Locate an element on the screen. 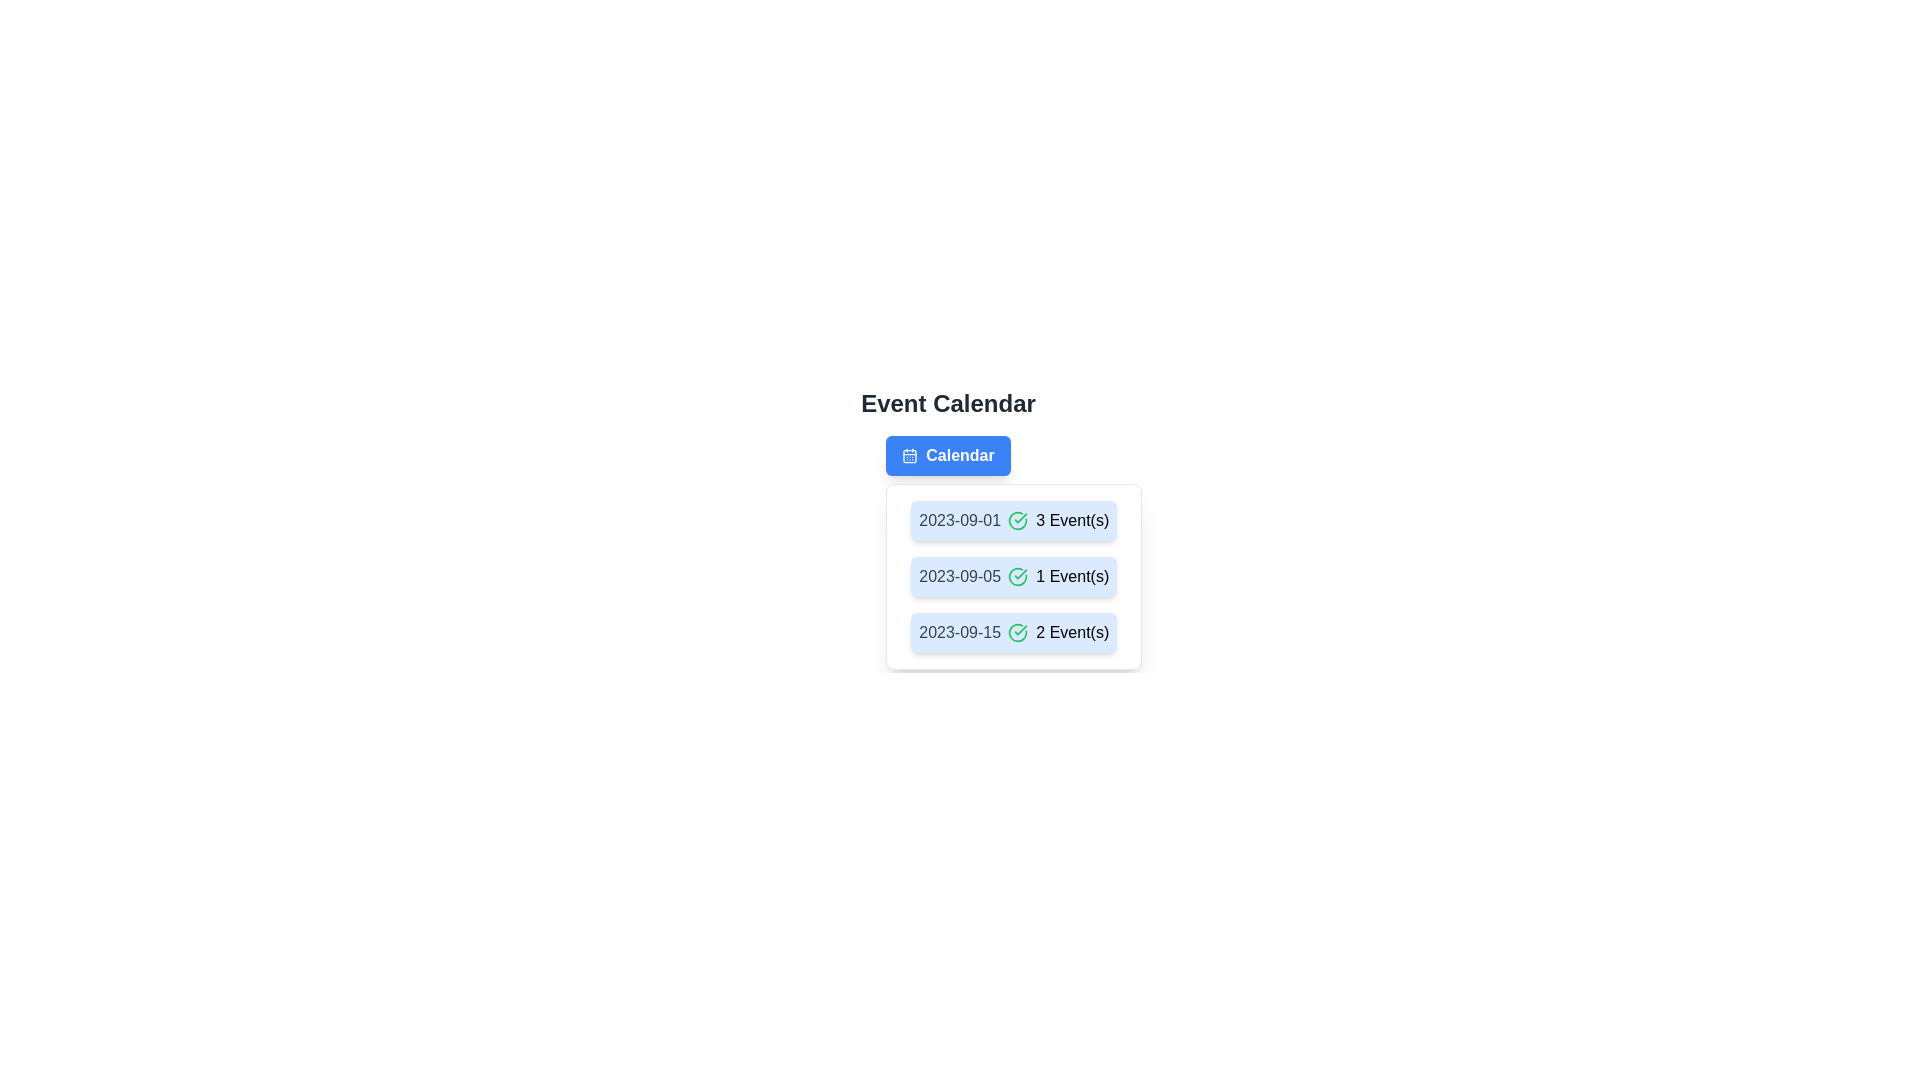 This screenshot has height=1080, width=1920. the checkmark icon representing the status indicator in the first event entry of the list is located at coordinates (1018, 519).